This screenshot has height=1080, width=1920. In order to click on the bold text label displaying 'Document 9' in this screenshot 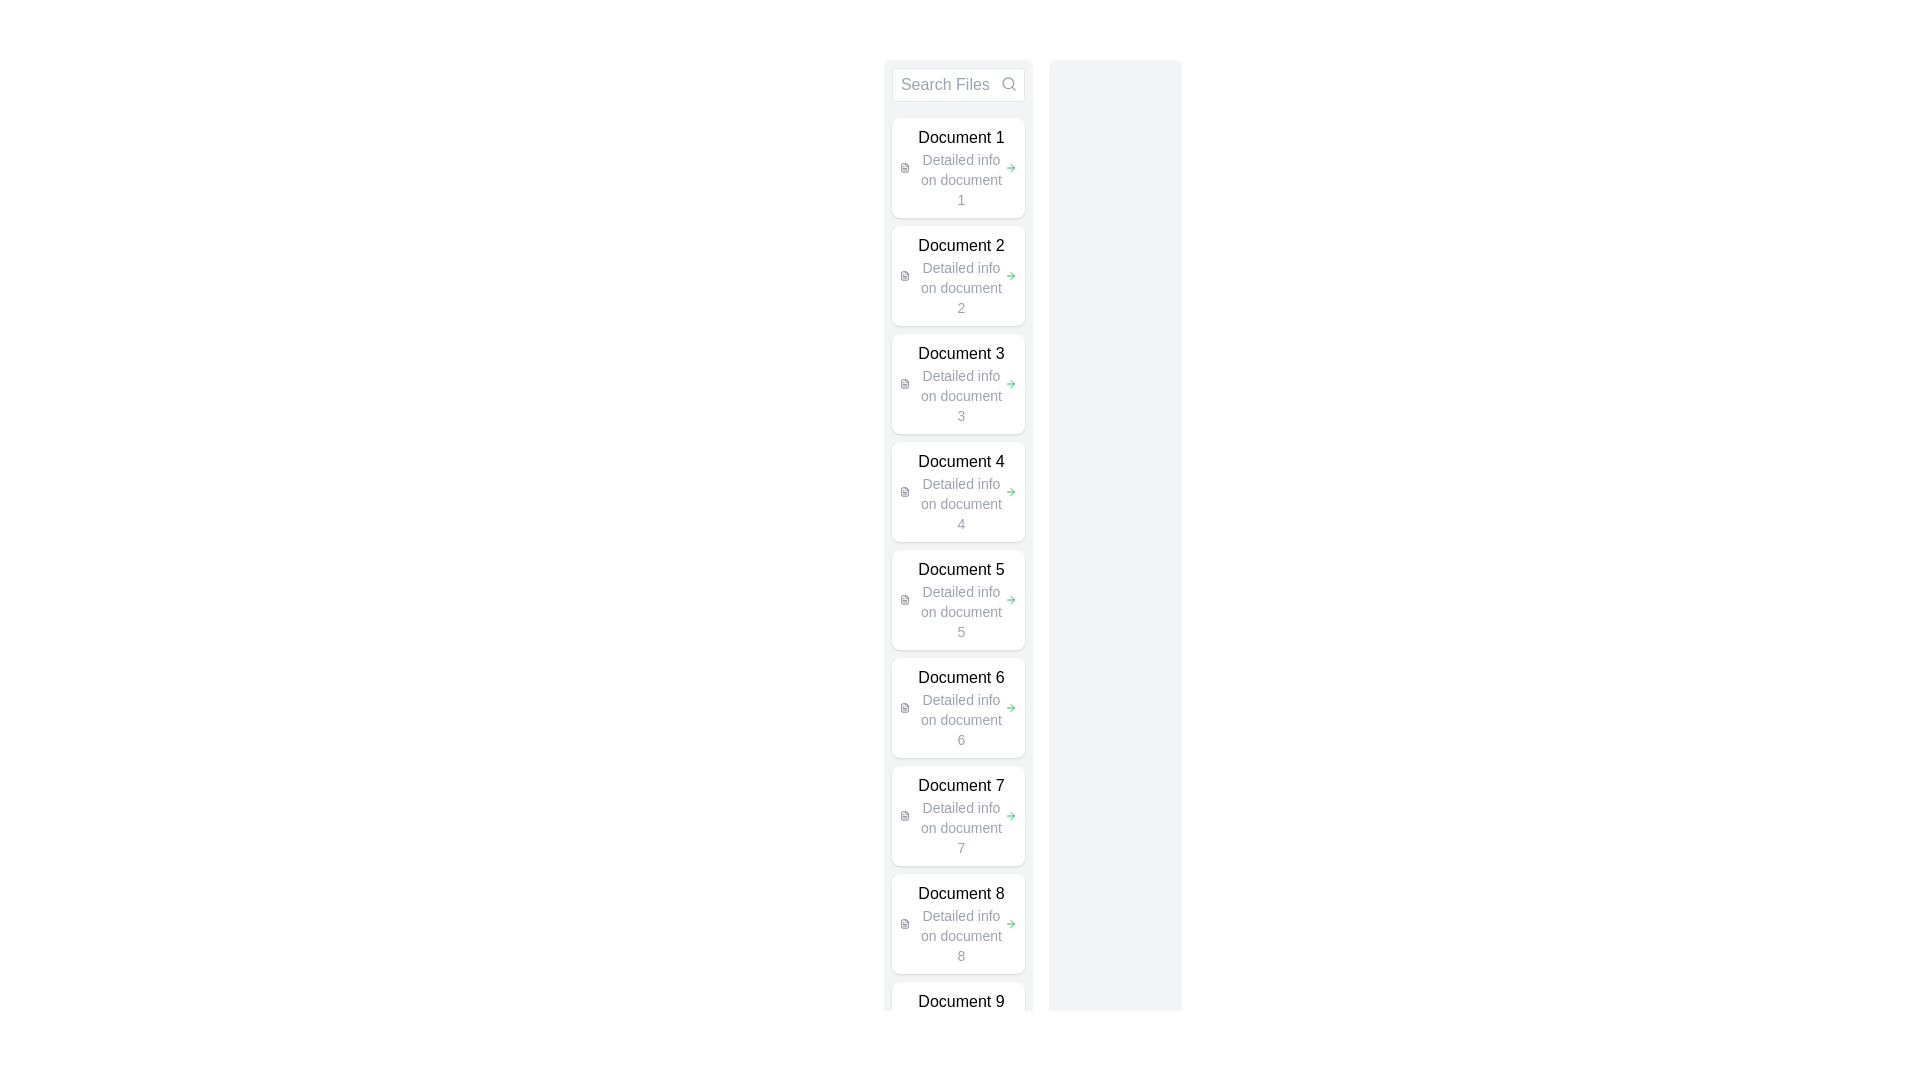, I will do `click(961, 1002)`.